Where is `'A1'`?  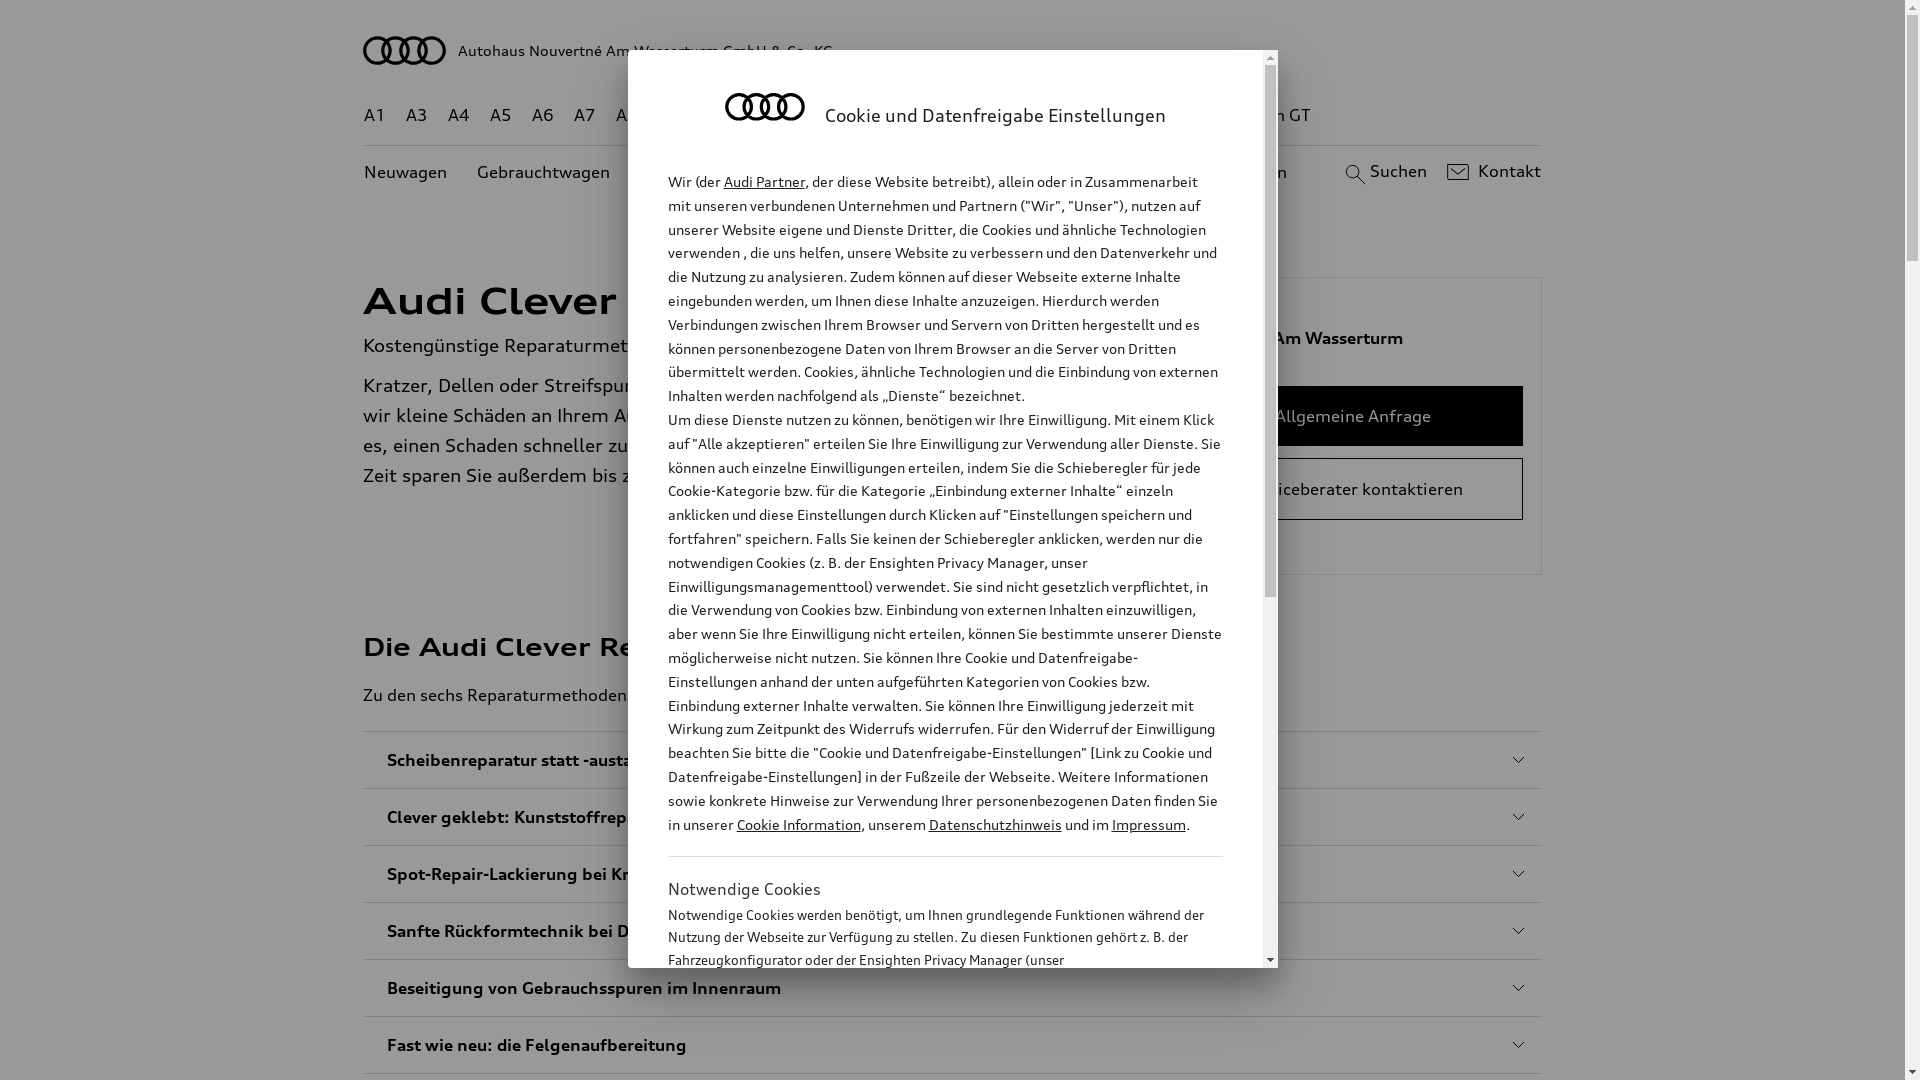
'A1' is located at coordinates (374, 115).